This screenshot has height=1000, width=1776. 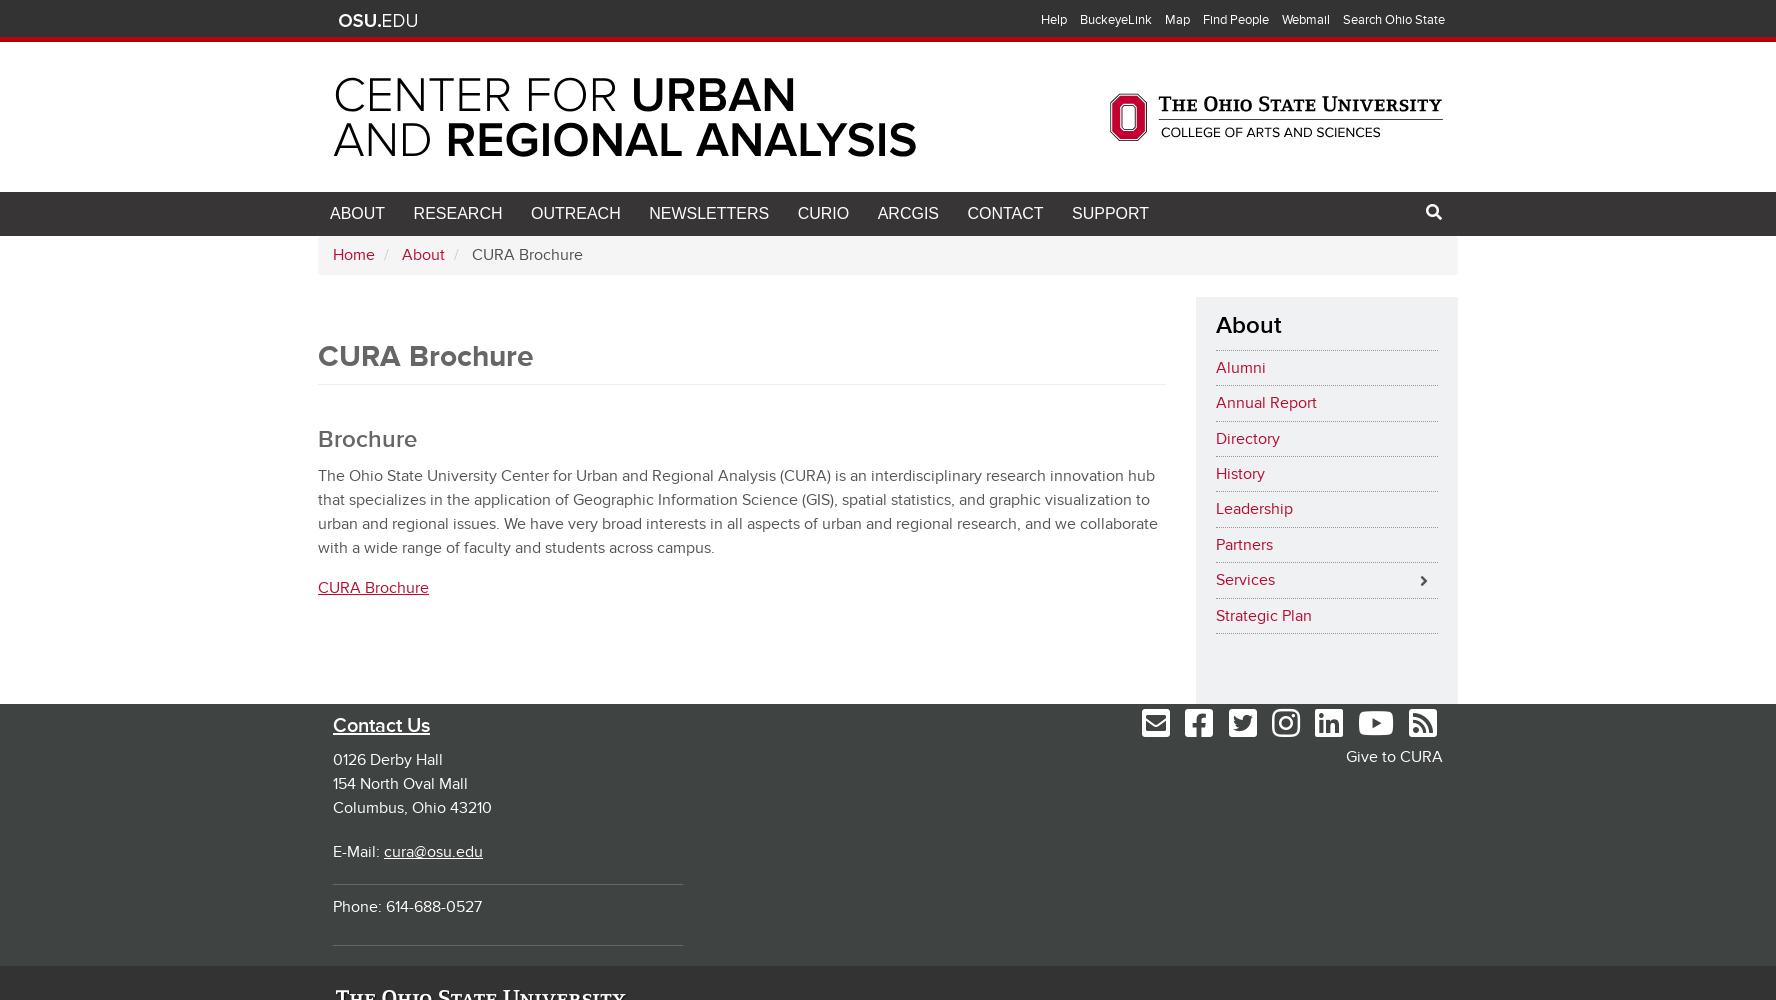 I want to click on 'Columbus,
    
          Ohio 
    
          43210', so click(x=412, y=807).